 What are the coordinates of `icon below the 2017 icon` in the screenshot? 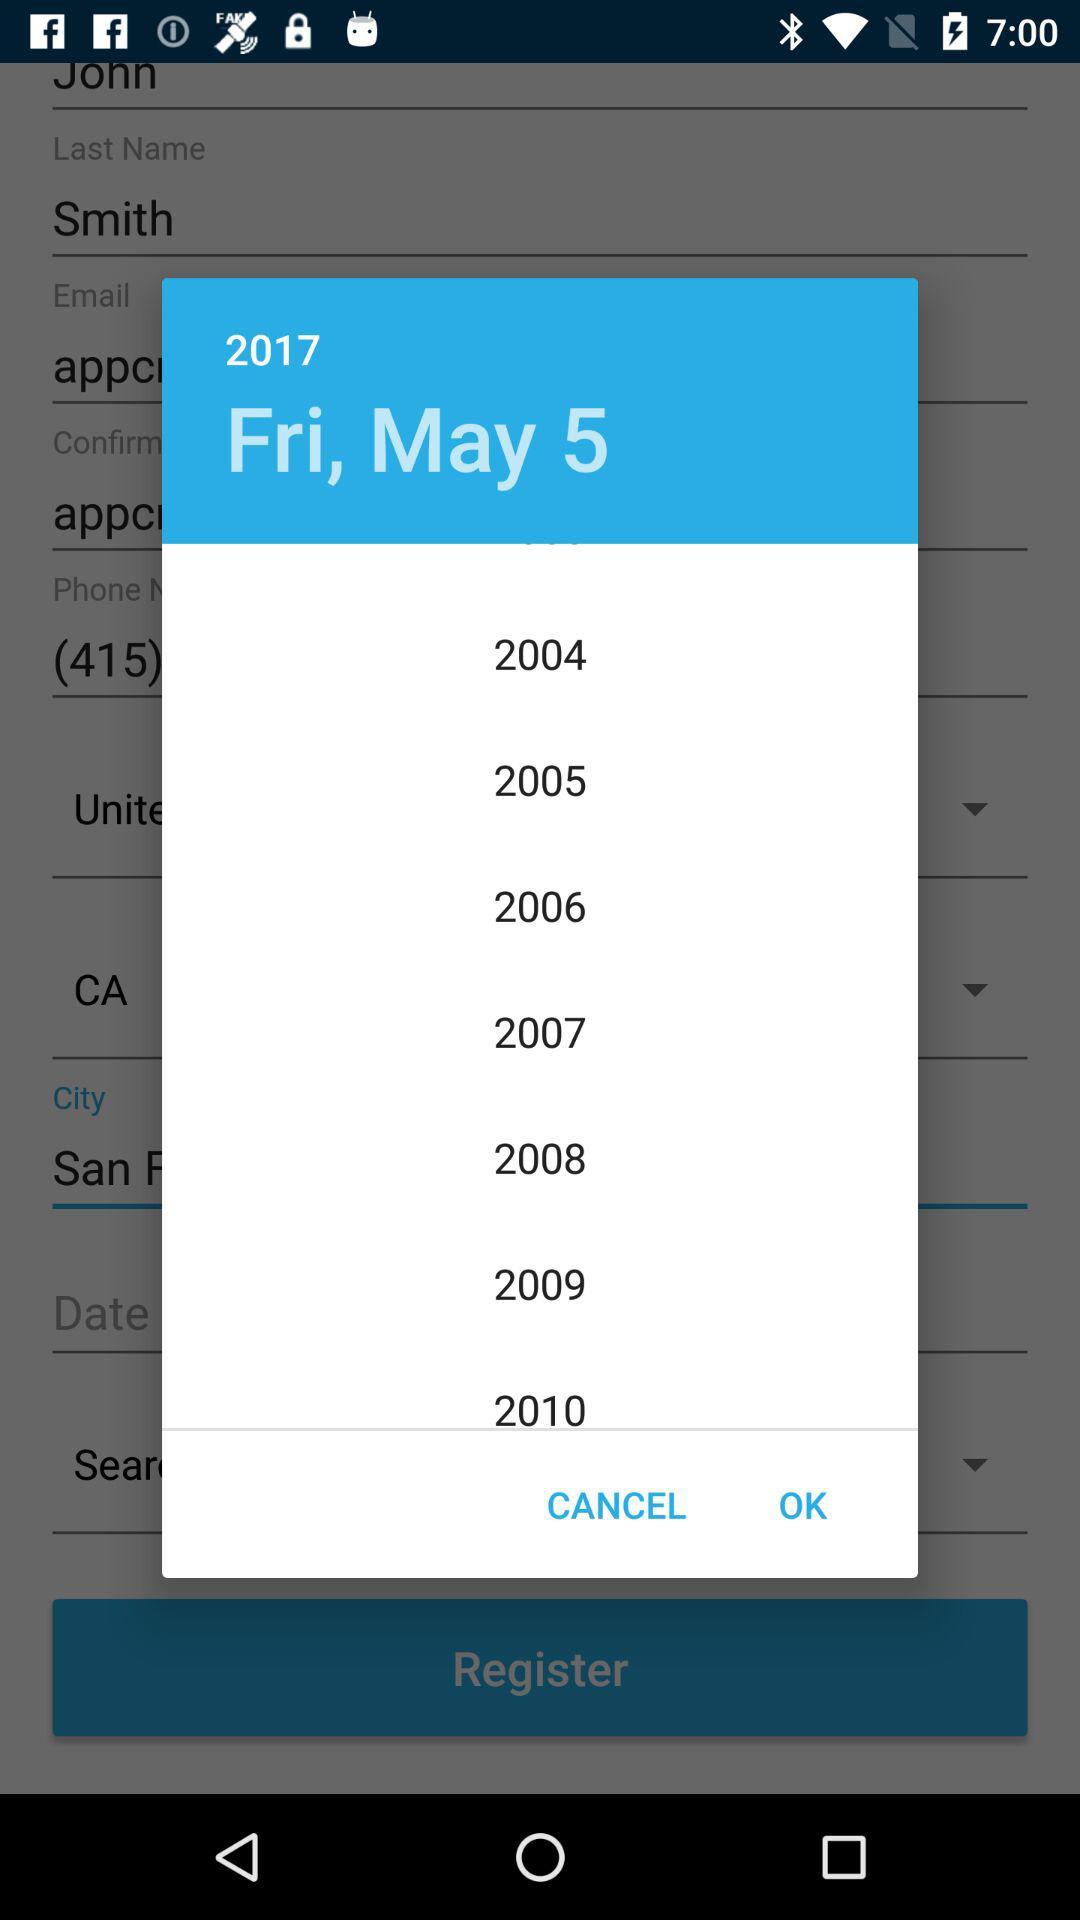 It's located at (416, 435).